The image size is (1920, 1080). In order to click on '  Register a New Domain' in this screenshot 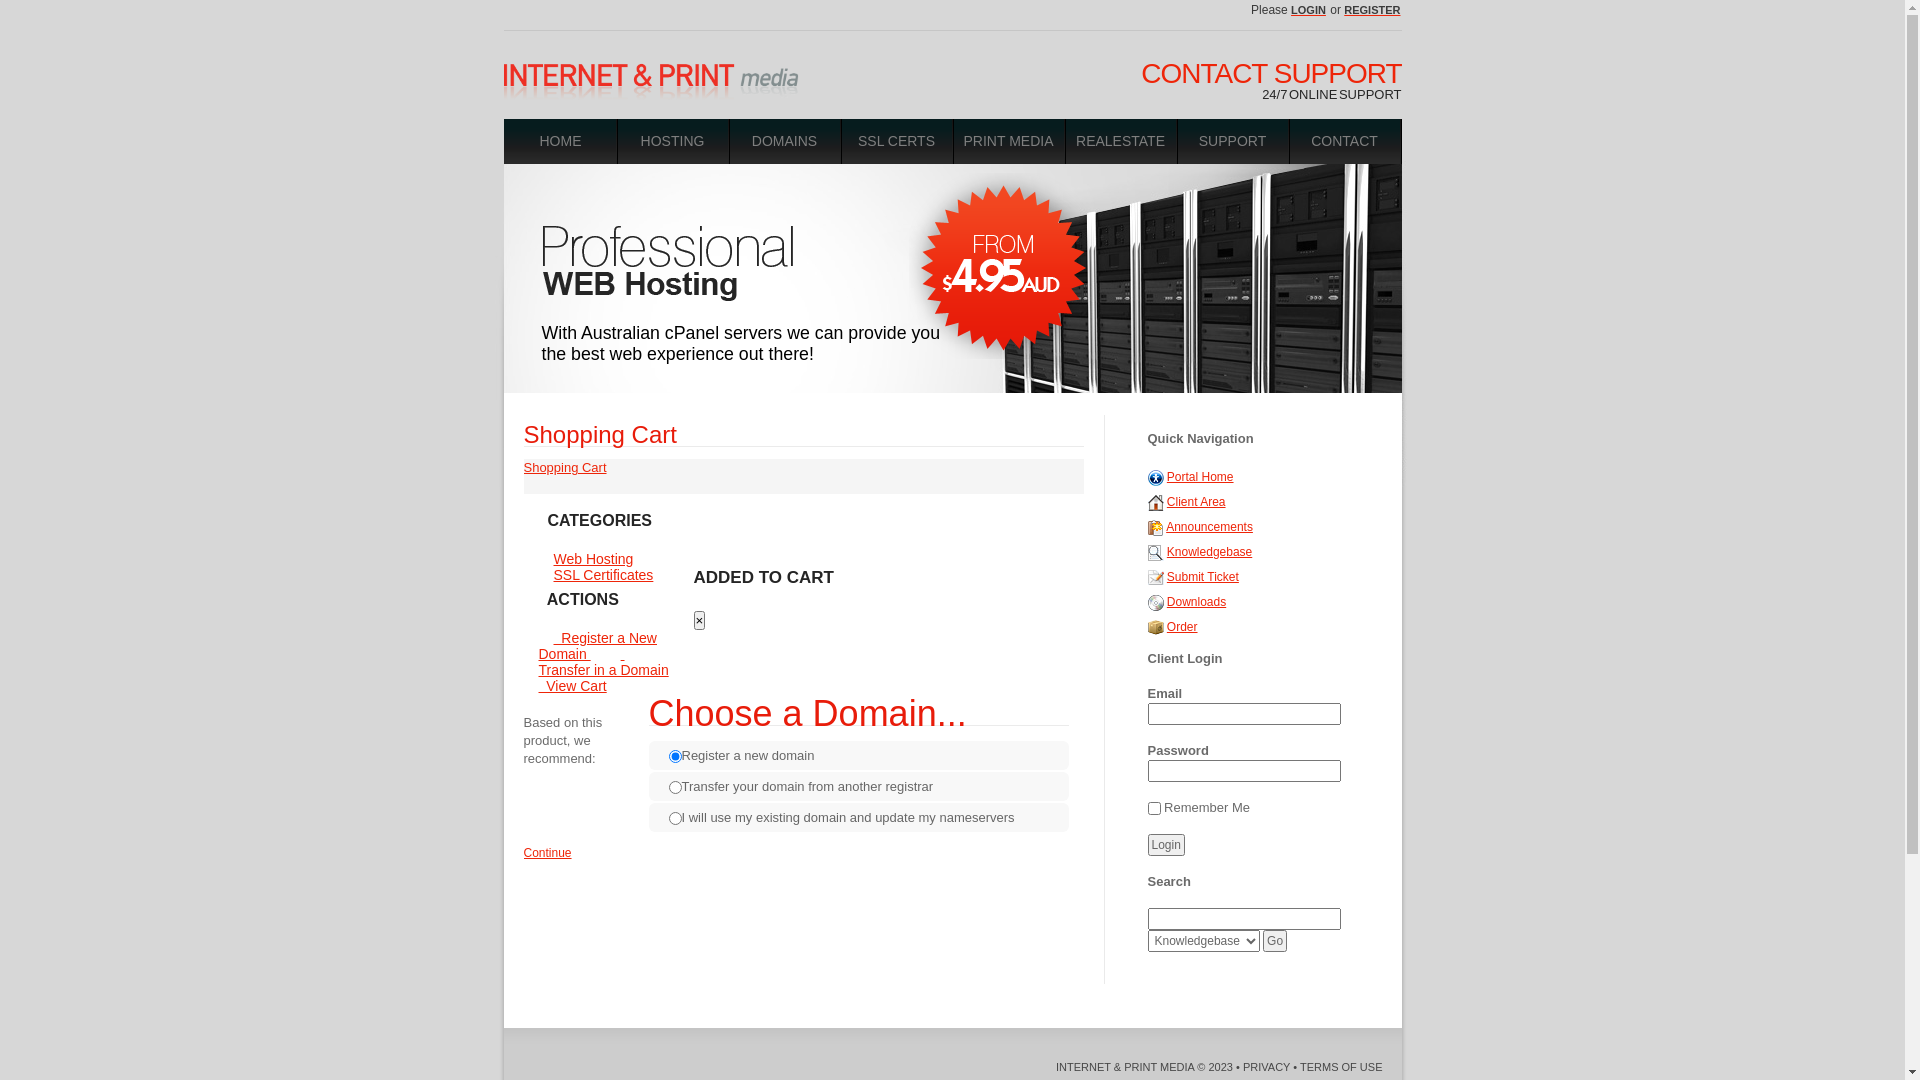, I will do `click(595, 645)`.